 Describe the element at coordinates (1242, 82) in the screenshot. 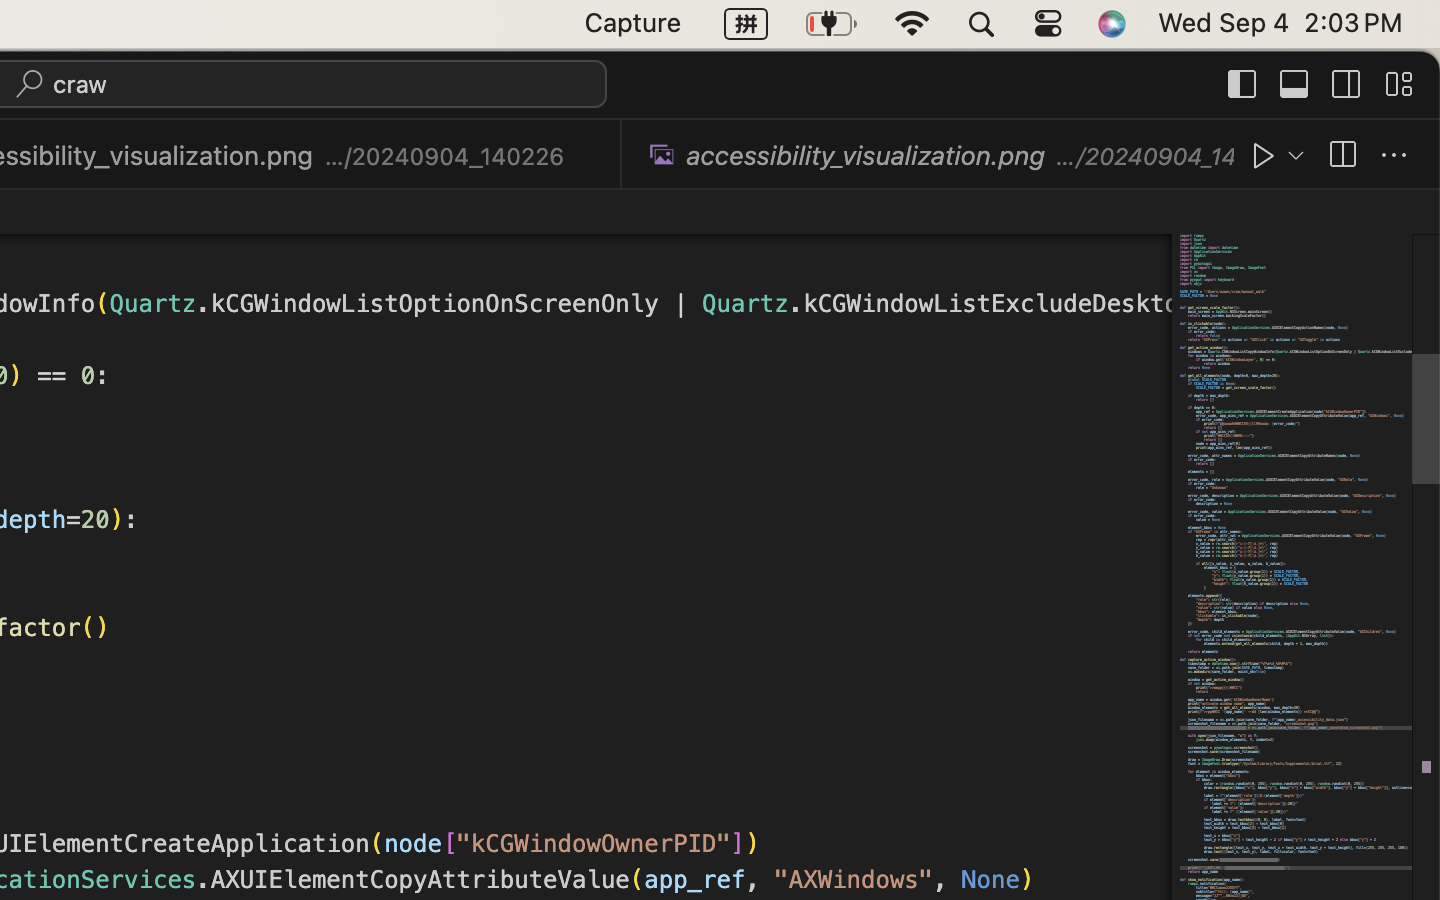

I see `''` at that location.